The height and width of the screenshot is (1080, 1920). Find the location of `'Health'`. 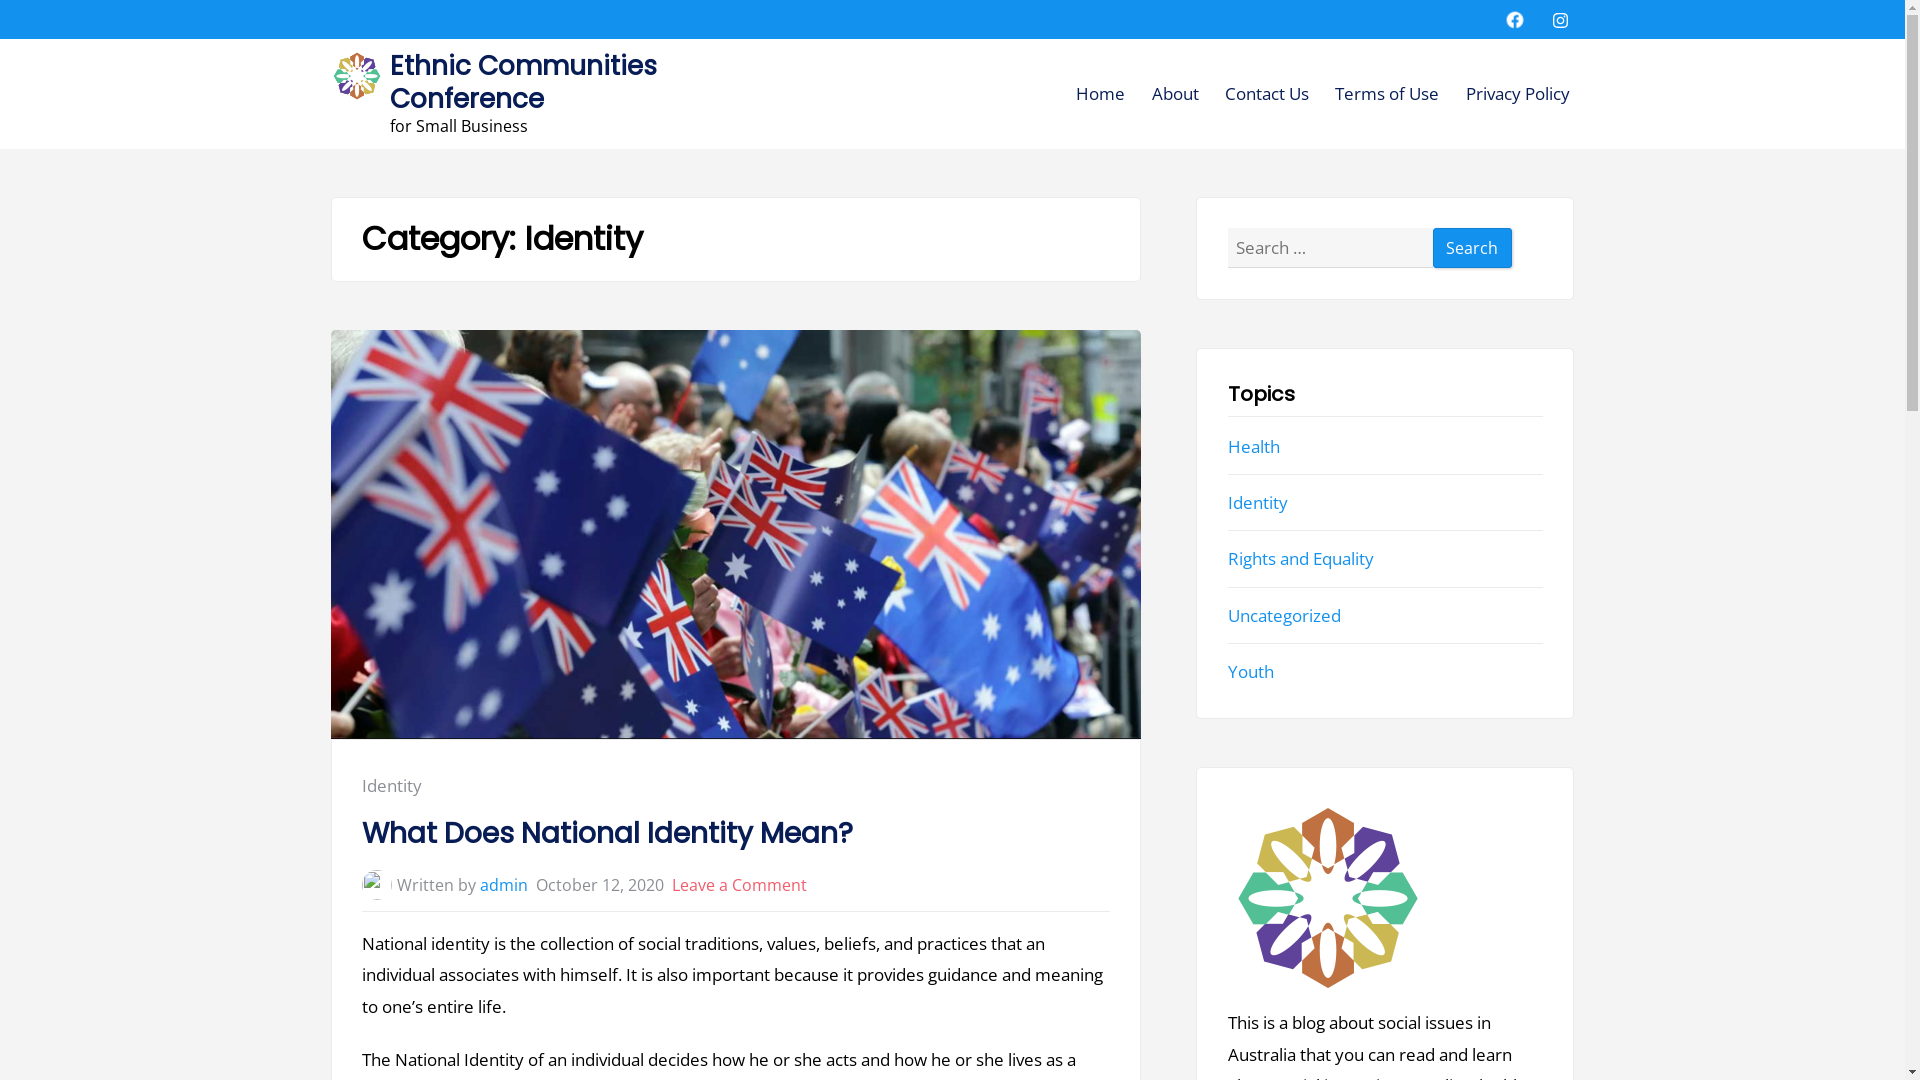

'Health' is located at coordinates (1252, 445).